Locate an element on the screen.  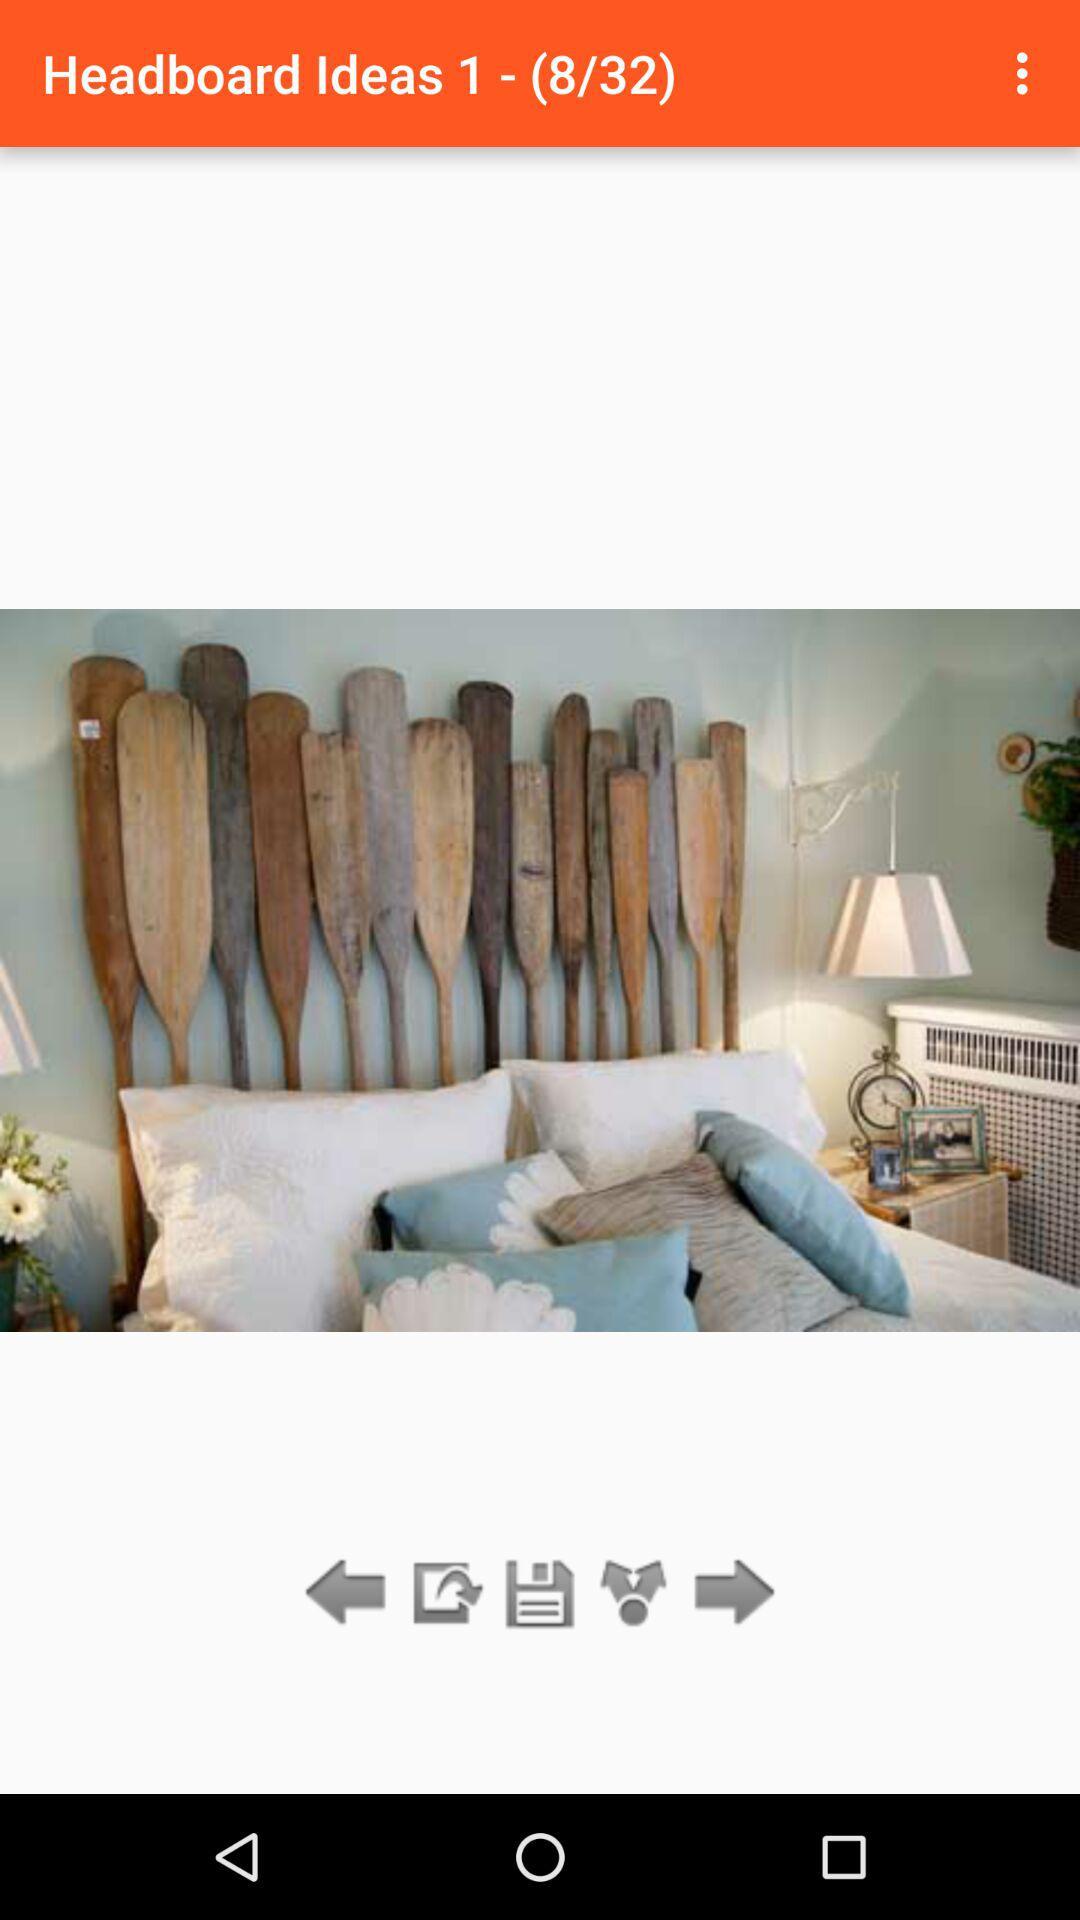
the icon at the top right corner is located at coordinates (1027, 73).